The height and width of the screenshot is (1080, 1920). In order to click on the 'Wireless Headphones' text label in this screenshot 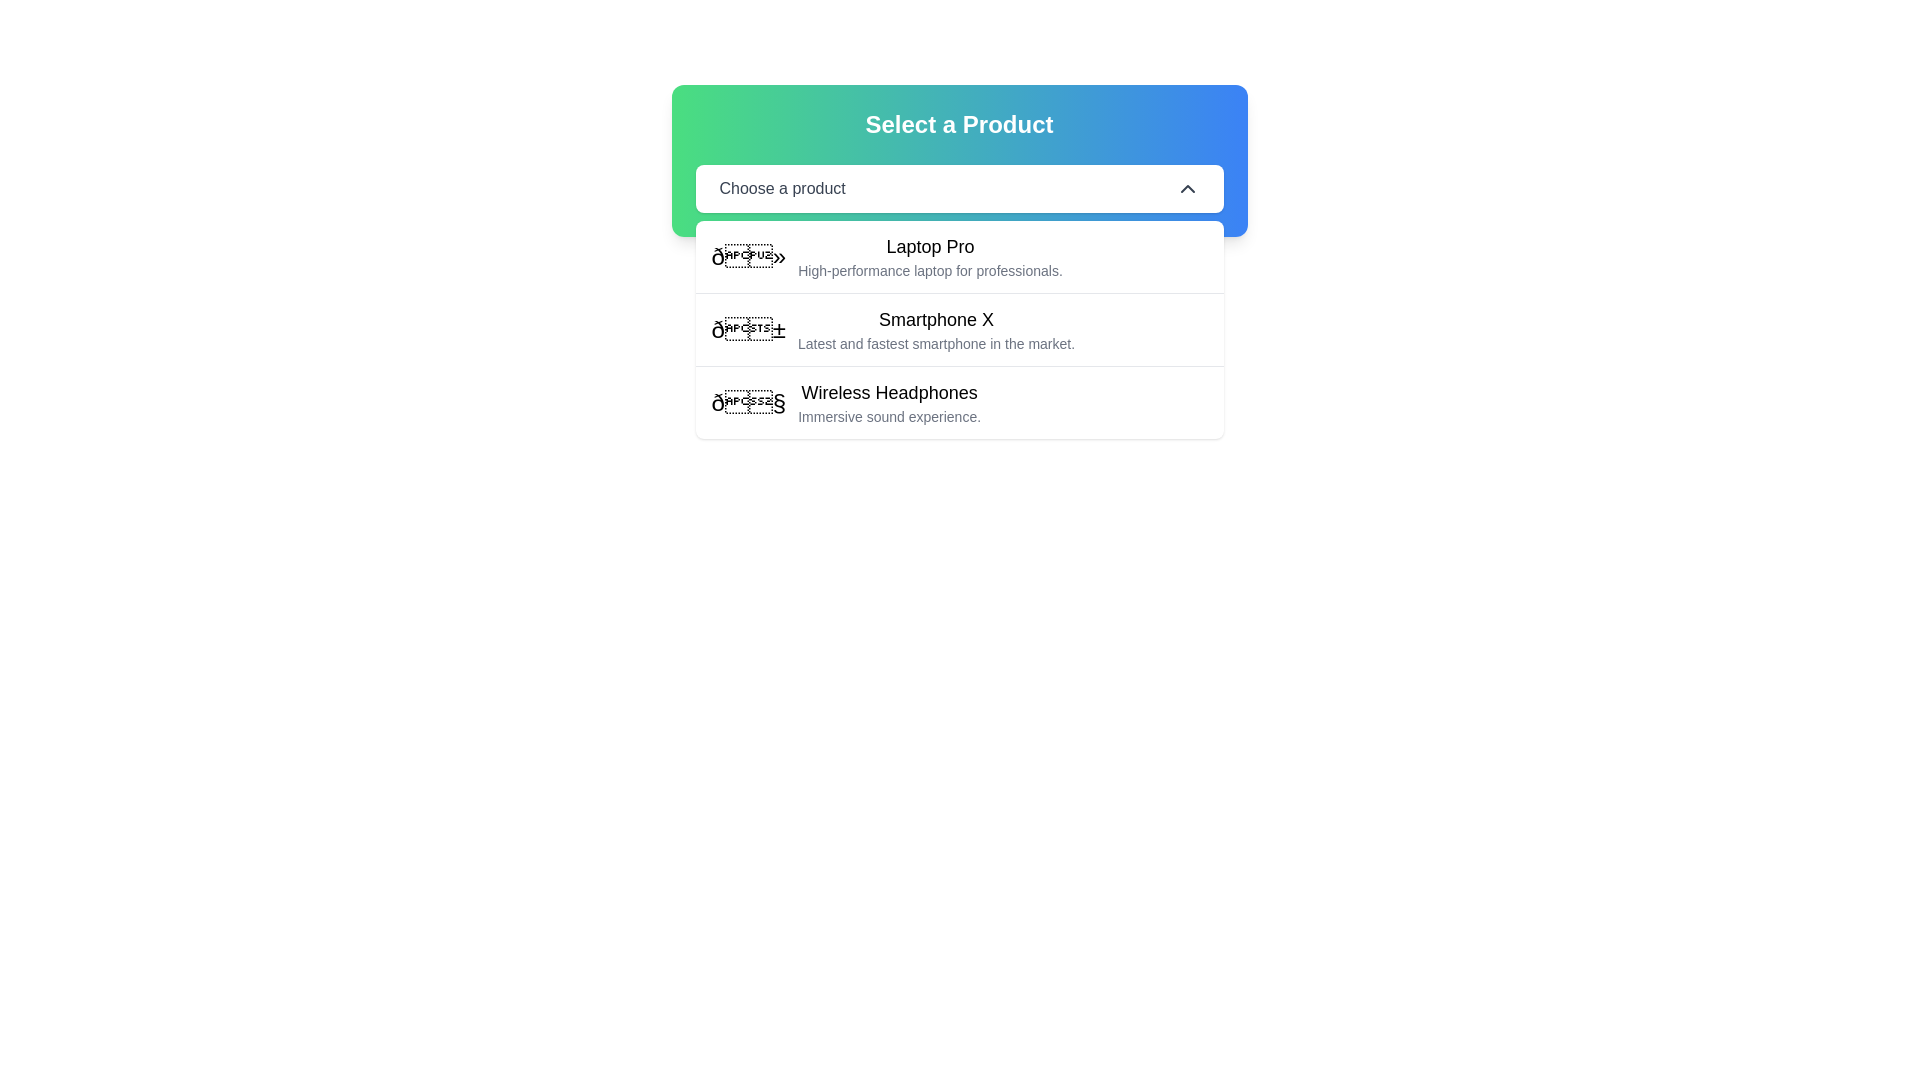, I will do `click(888, 393)`.